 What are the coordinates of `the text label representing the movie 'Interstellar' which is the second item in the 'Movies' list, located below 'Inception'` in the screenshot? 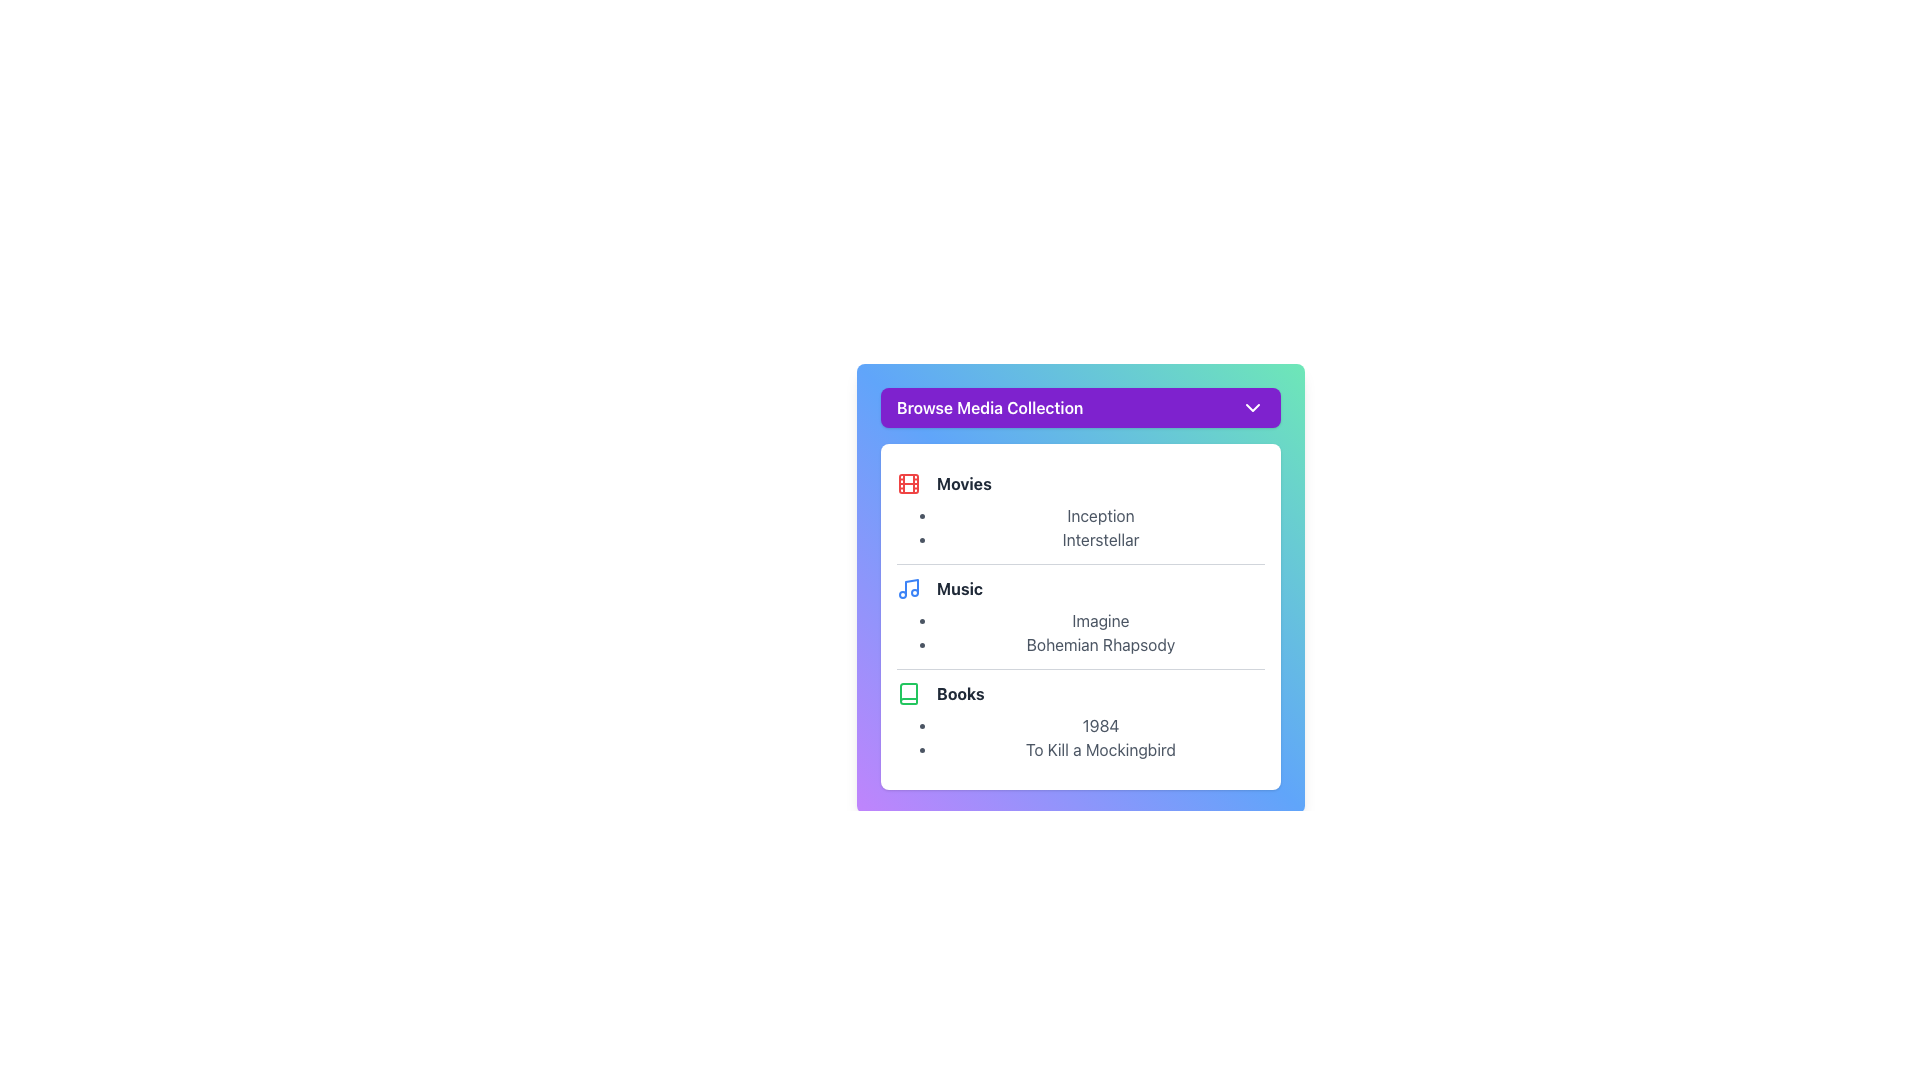 It's located at (1099, 540).